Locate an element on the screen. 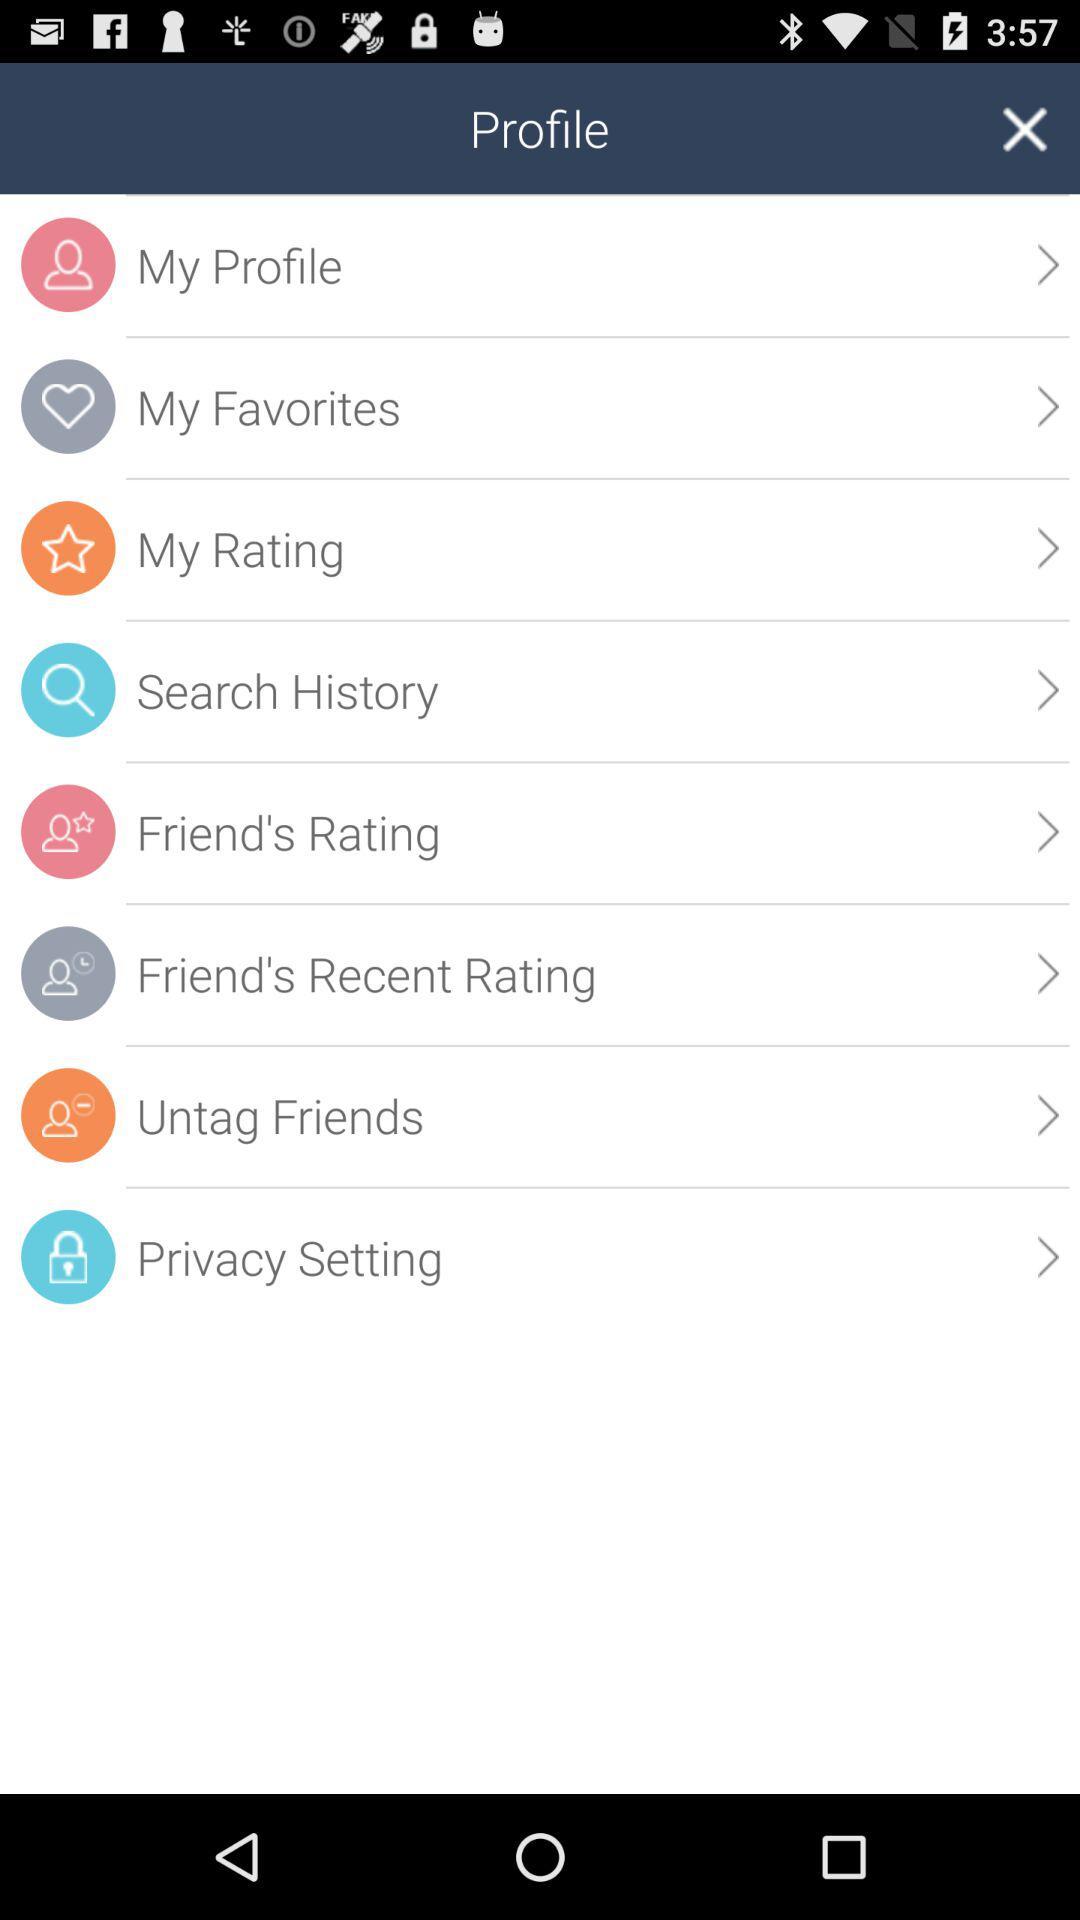 The height and width of the screenshot is (1920, 1080). icon above my rating icon is located at coordinates (1047, 405).